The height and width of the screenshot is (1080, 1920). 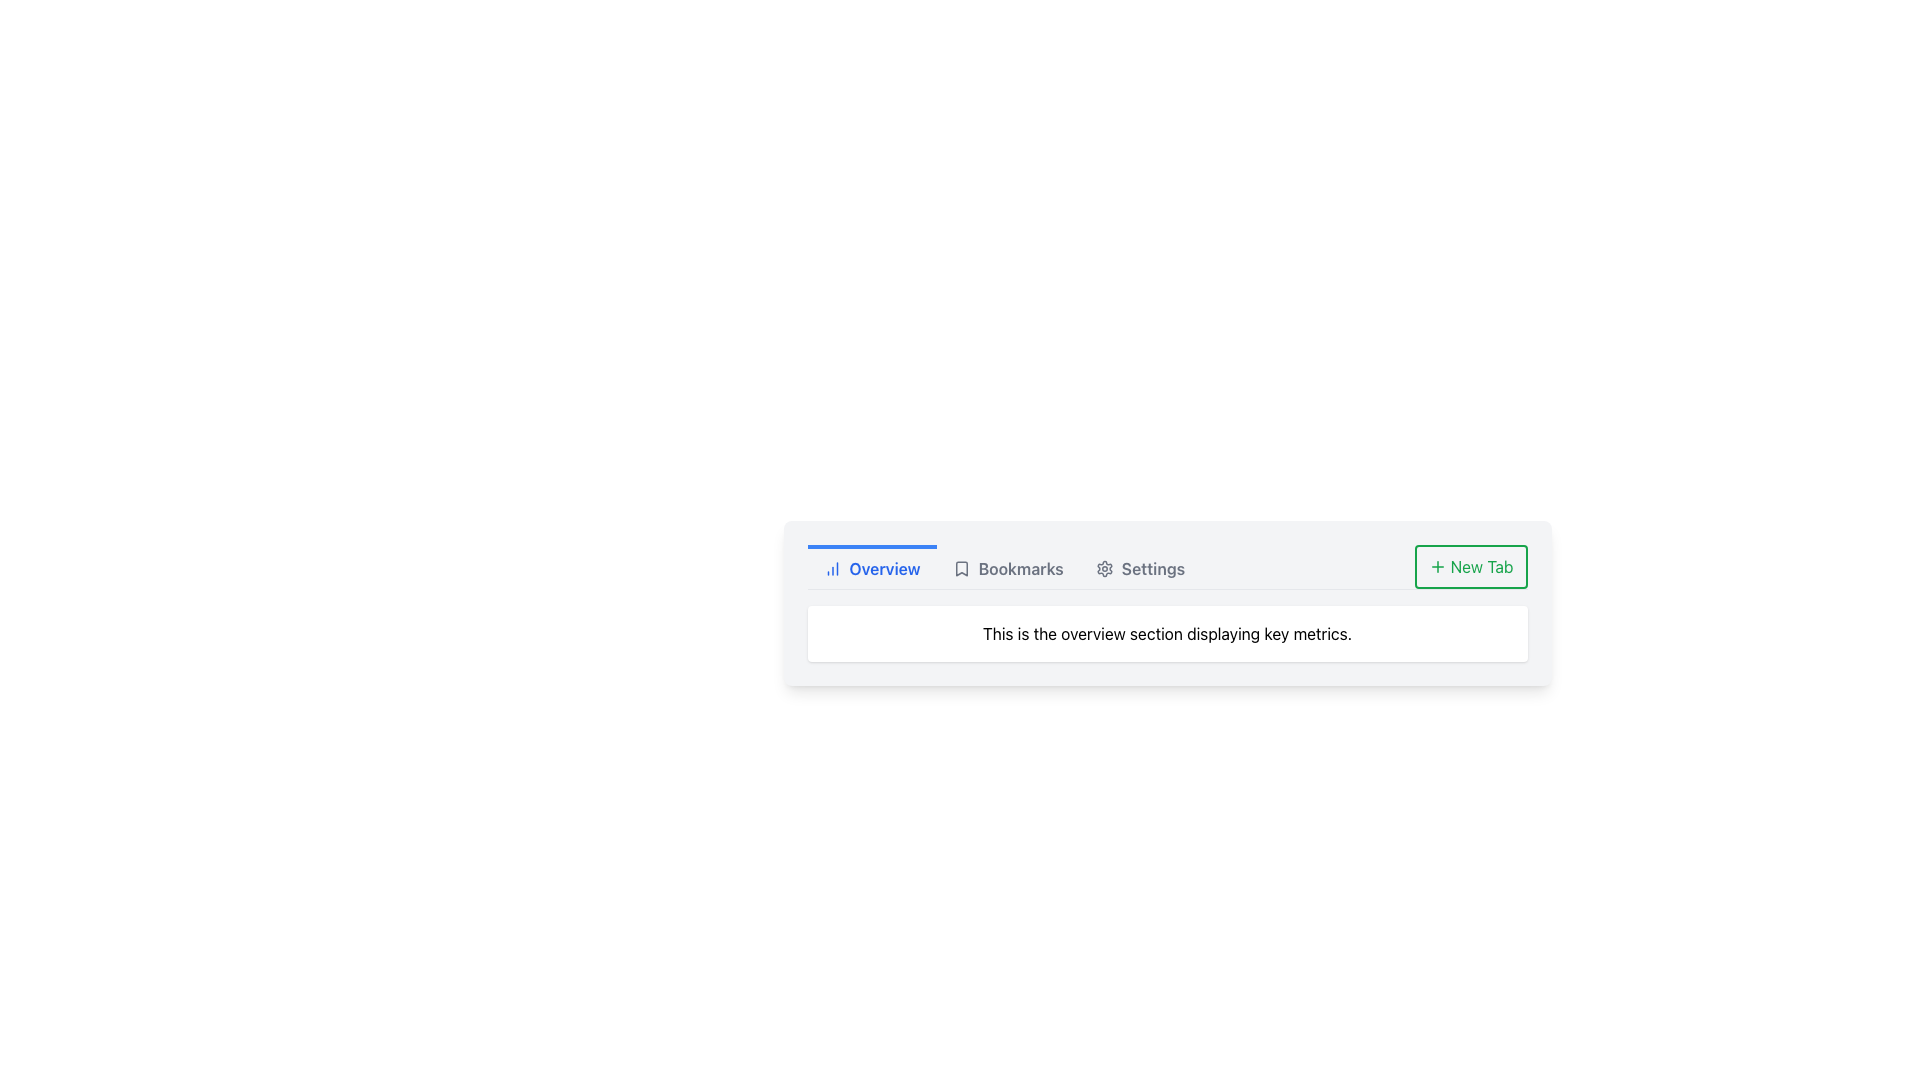 What do you see at coordinates (1103, 569) in the screenshot?
I see `the settings icon, which is a part of a gear design vector graphic located to the right of the 'Settings' tab text` at bounding box center [1103, 569].